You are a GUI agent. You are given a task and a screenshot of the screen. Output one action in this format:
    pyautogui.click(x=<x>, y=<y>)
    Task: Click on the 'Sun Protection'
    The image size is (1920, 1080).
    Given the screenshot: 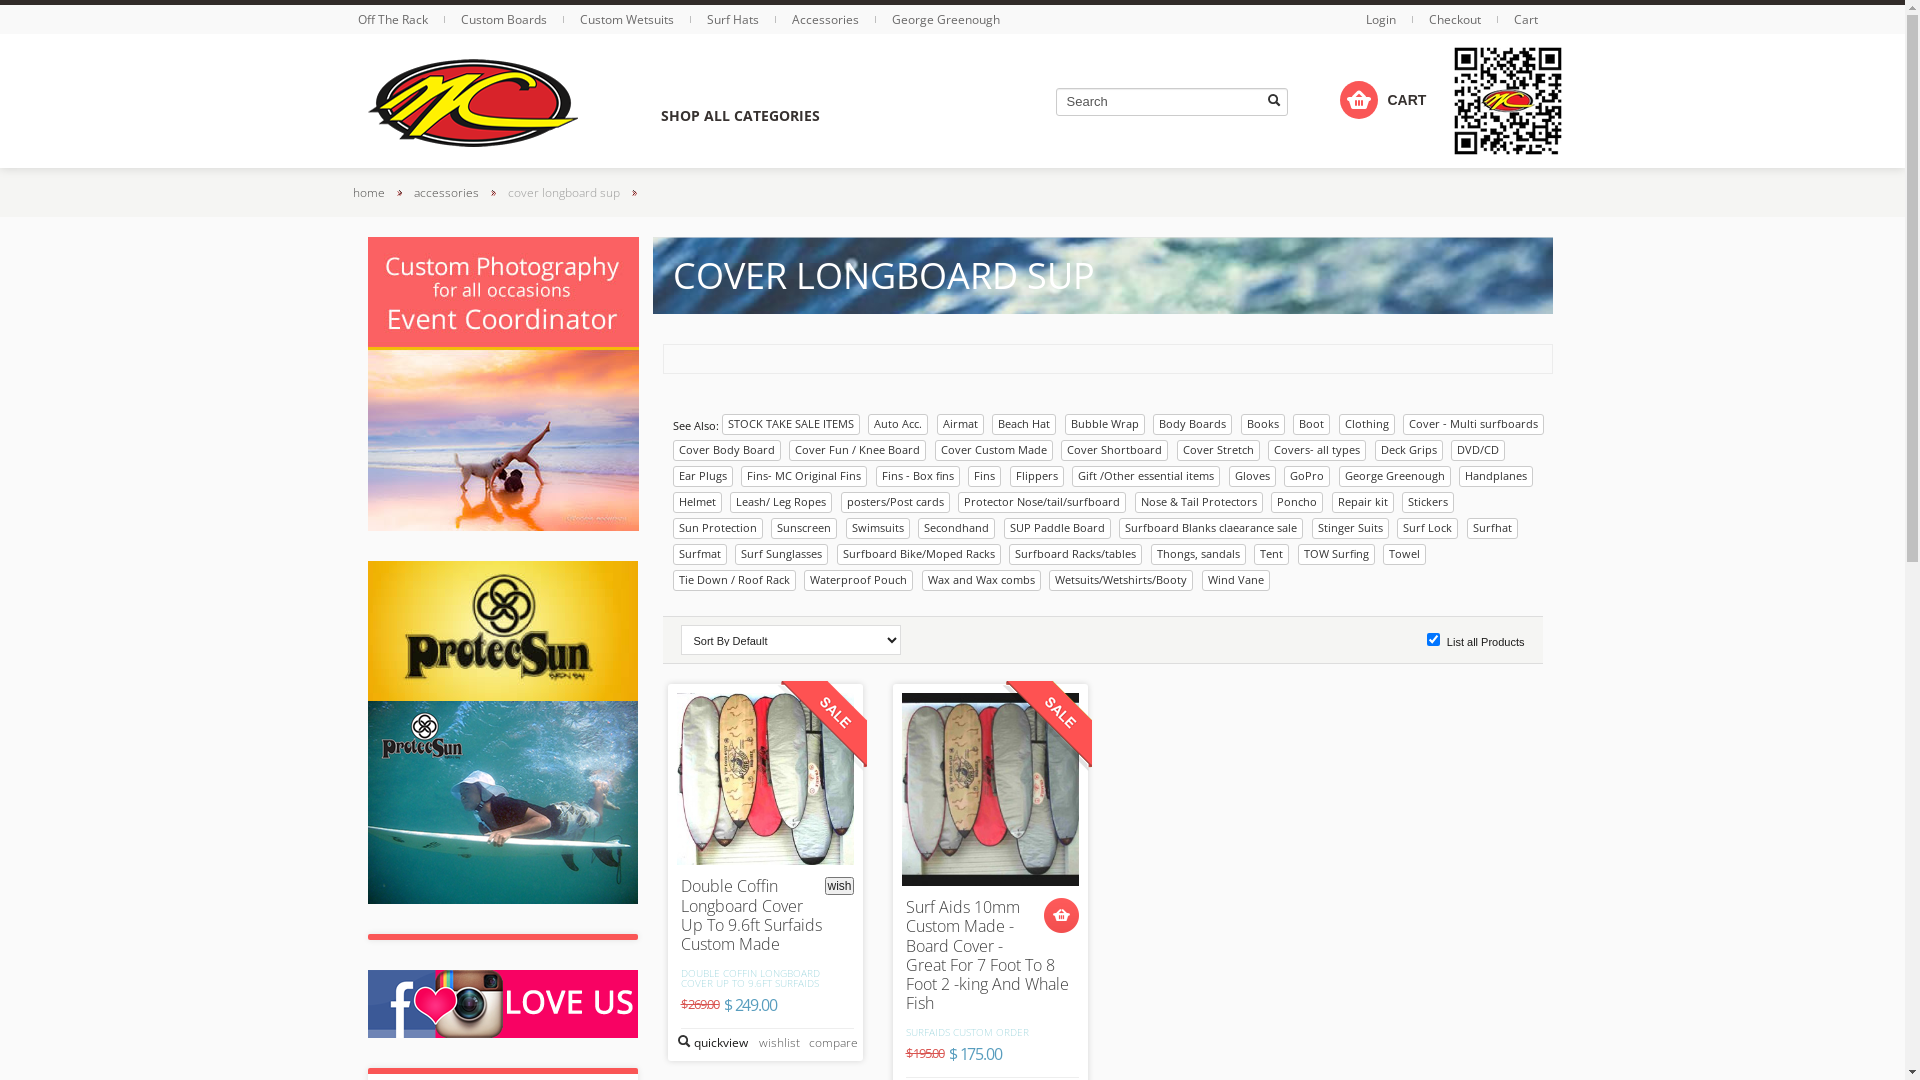 What is the action you would take?
    pyautogui.click(x=672, y=527)
    